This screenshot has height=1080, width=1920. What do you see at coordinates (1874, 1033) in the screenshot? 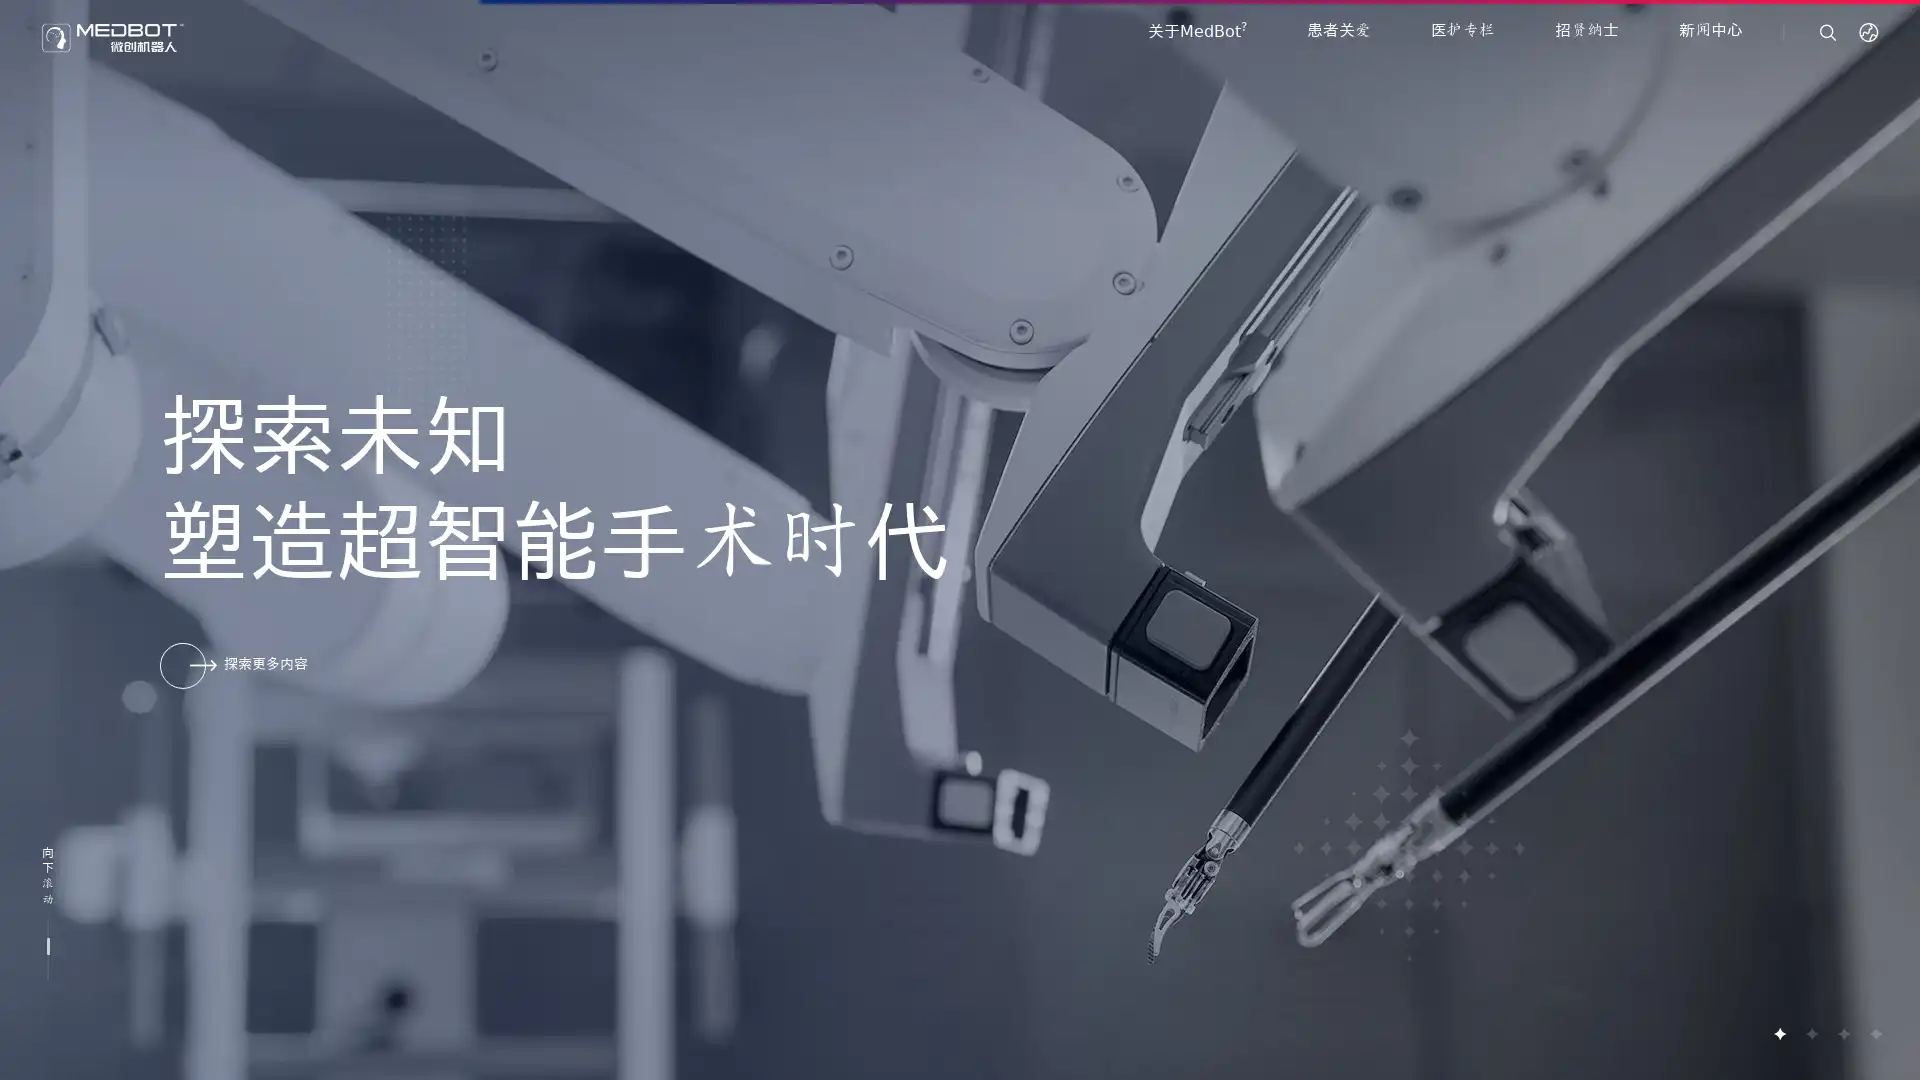
I see `Go to slide 4` at bounding box center [1874, 1033].